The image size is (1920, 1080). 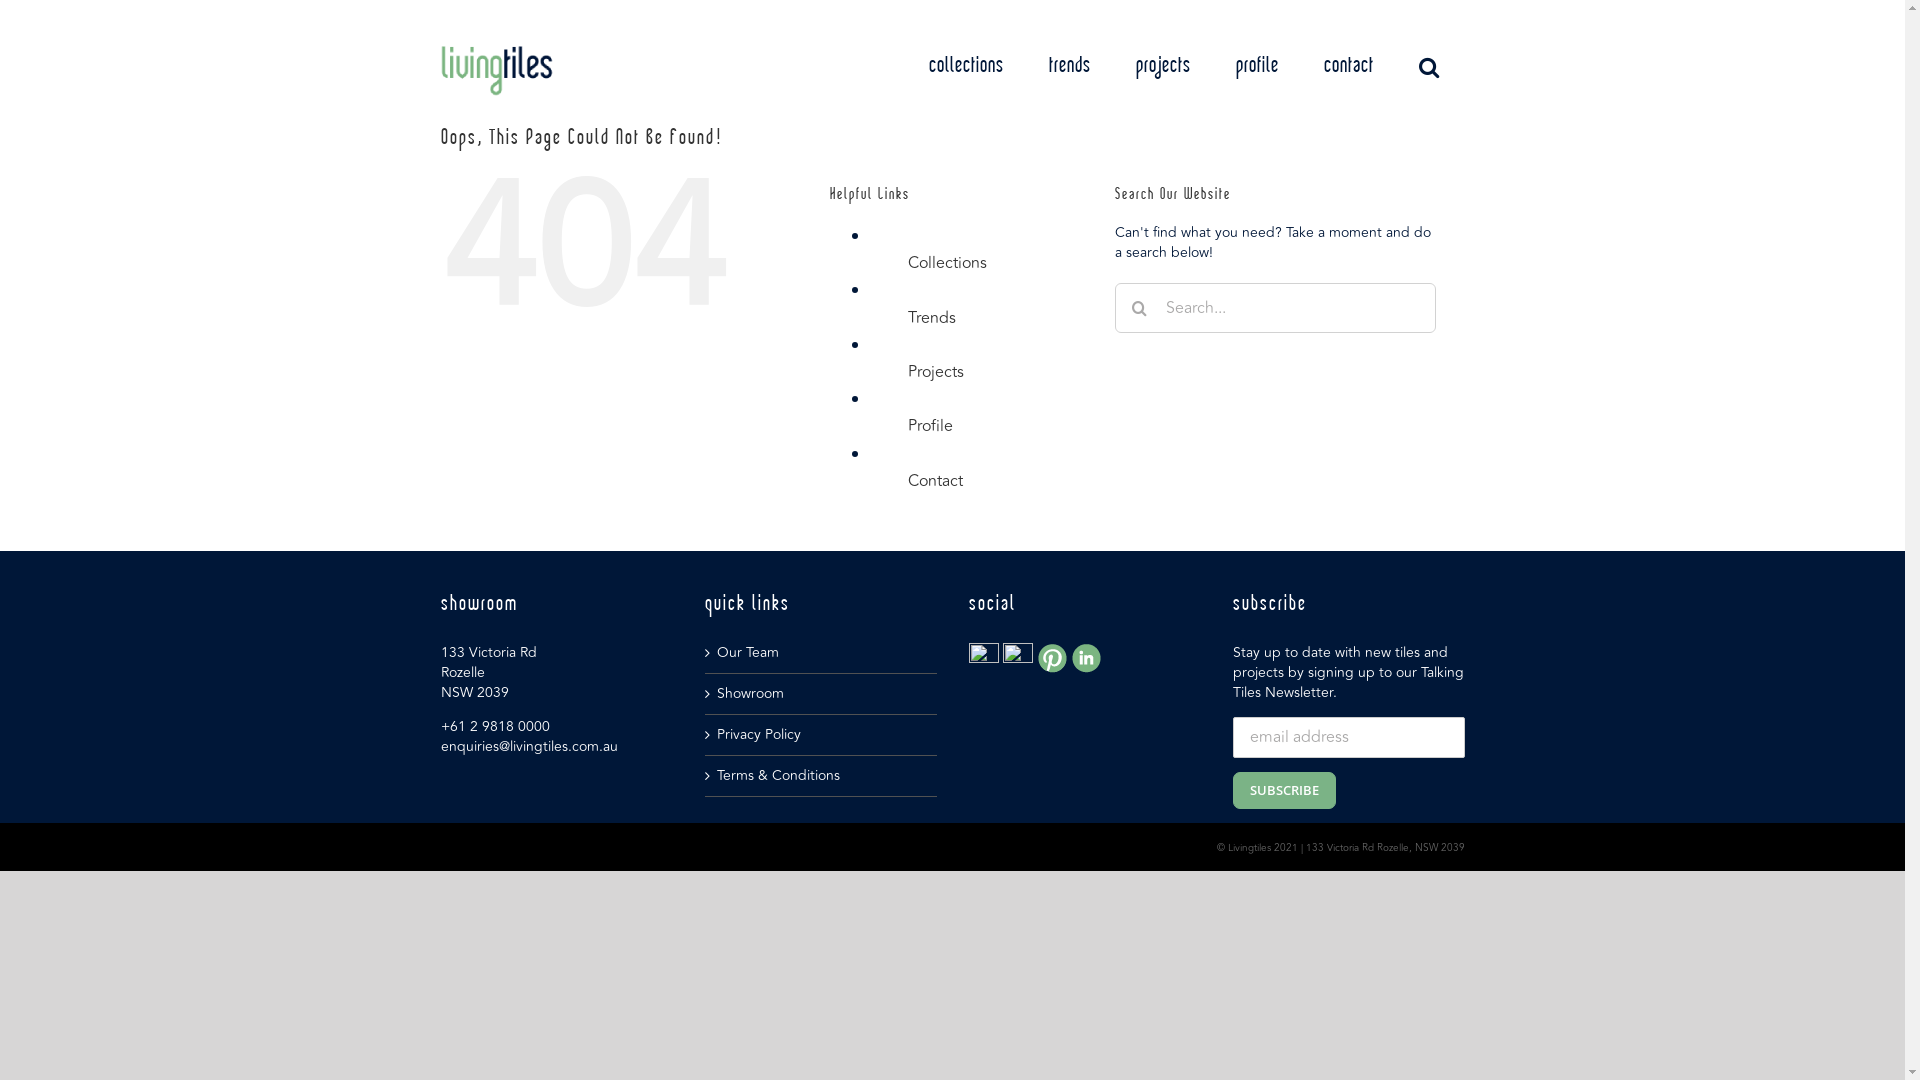 I want to click on '+61 2 9818 0000', so click(x=494, y=726).